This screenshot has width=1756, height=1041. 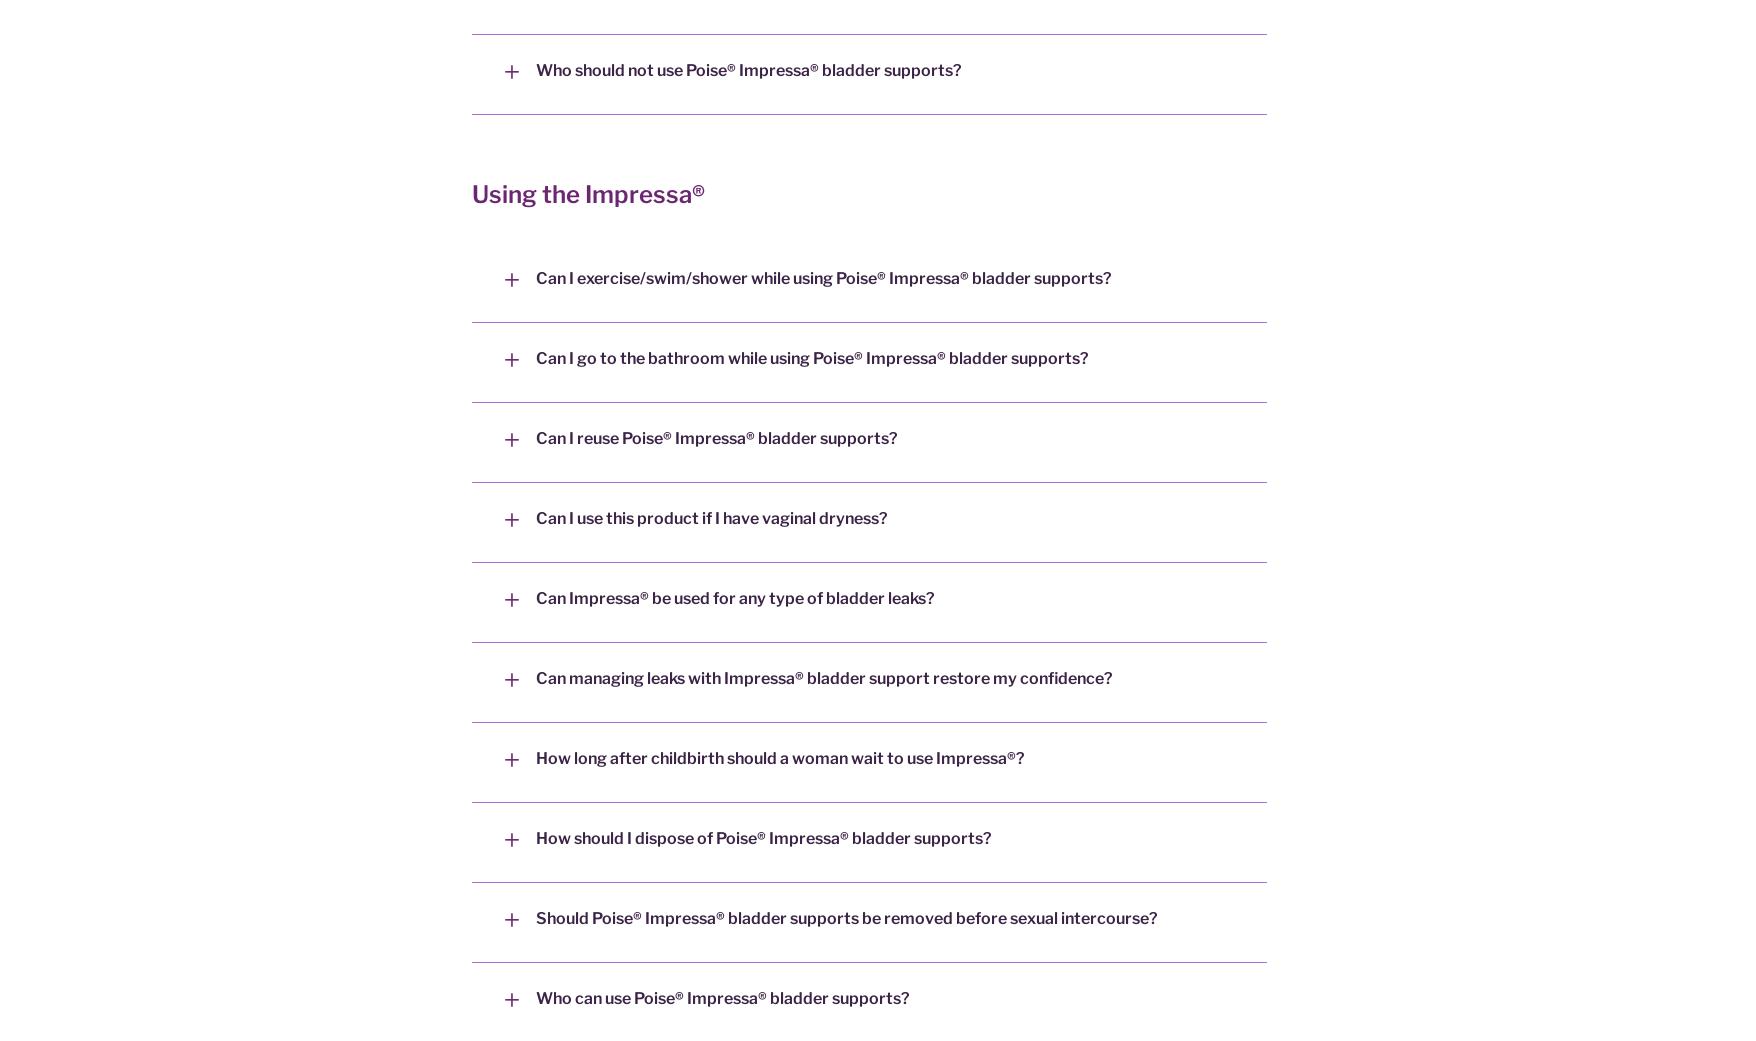 I want to click on 'Can managing leaks with Impressa® bladder support restore my confidence?', so click(x=535, y=677).